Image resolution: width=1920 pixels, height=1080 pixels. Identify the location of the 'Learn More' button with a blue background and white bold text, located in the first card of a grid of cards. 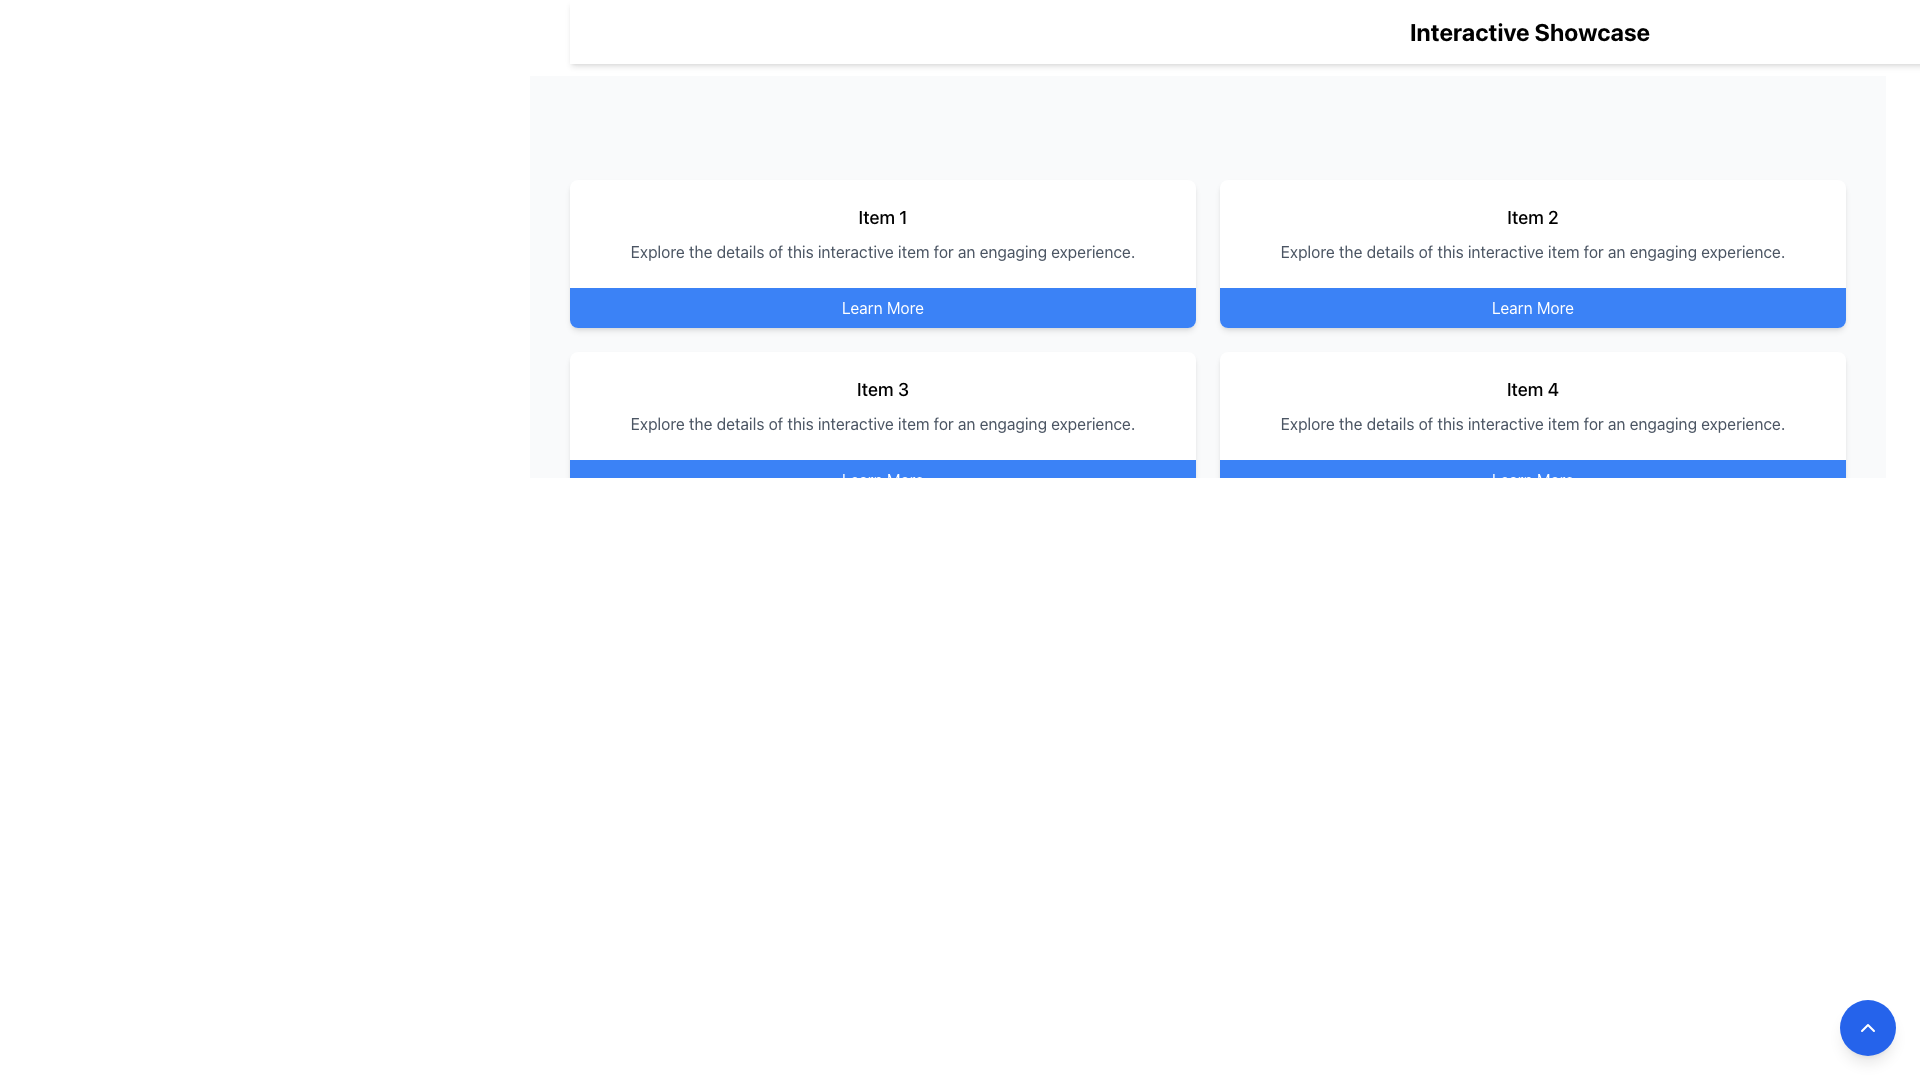
(882, 308).